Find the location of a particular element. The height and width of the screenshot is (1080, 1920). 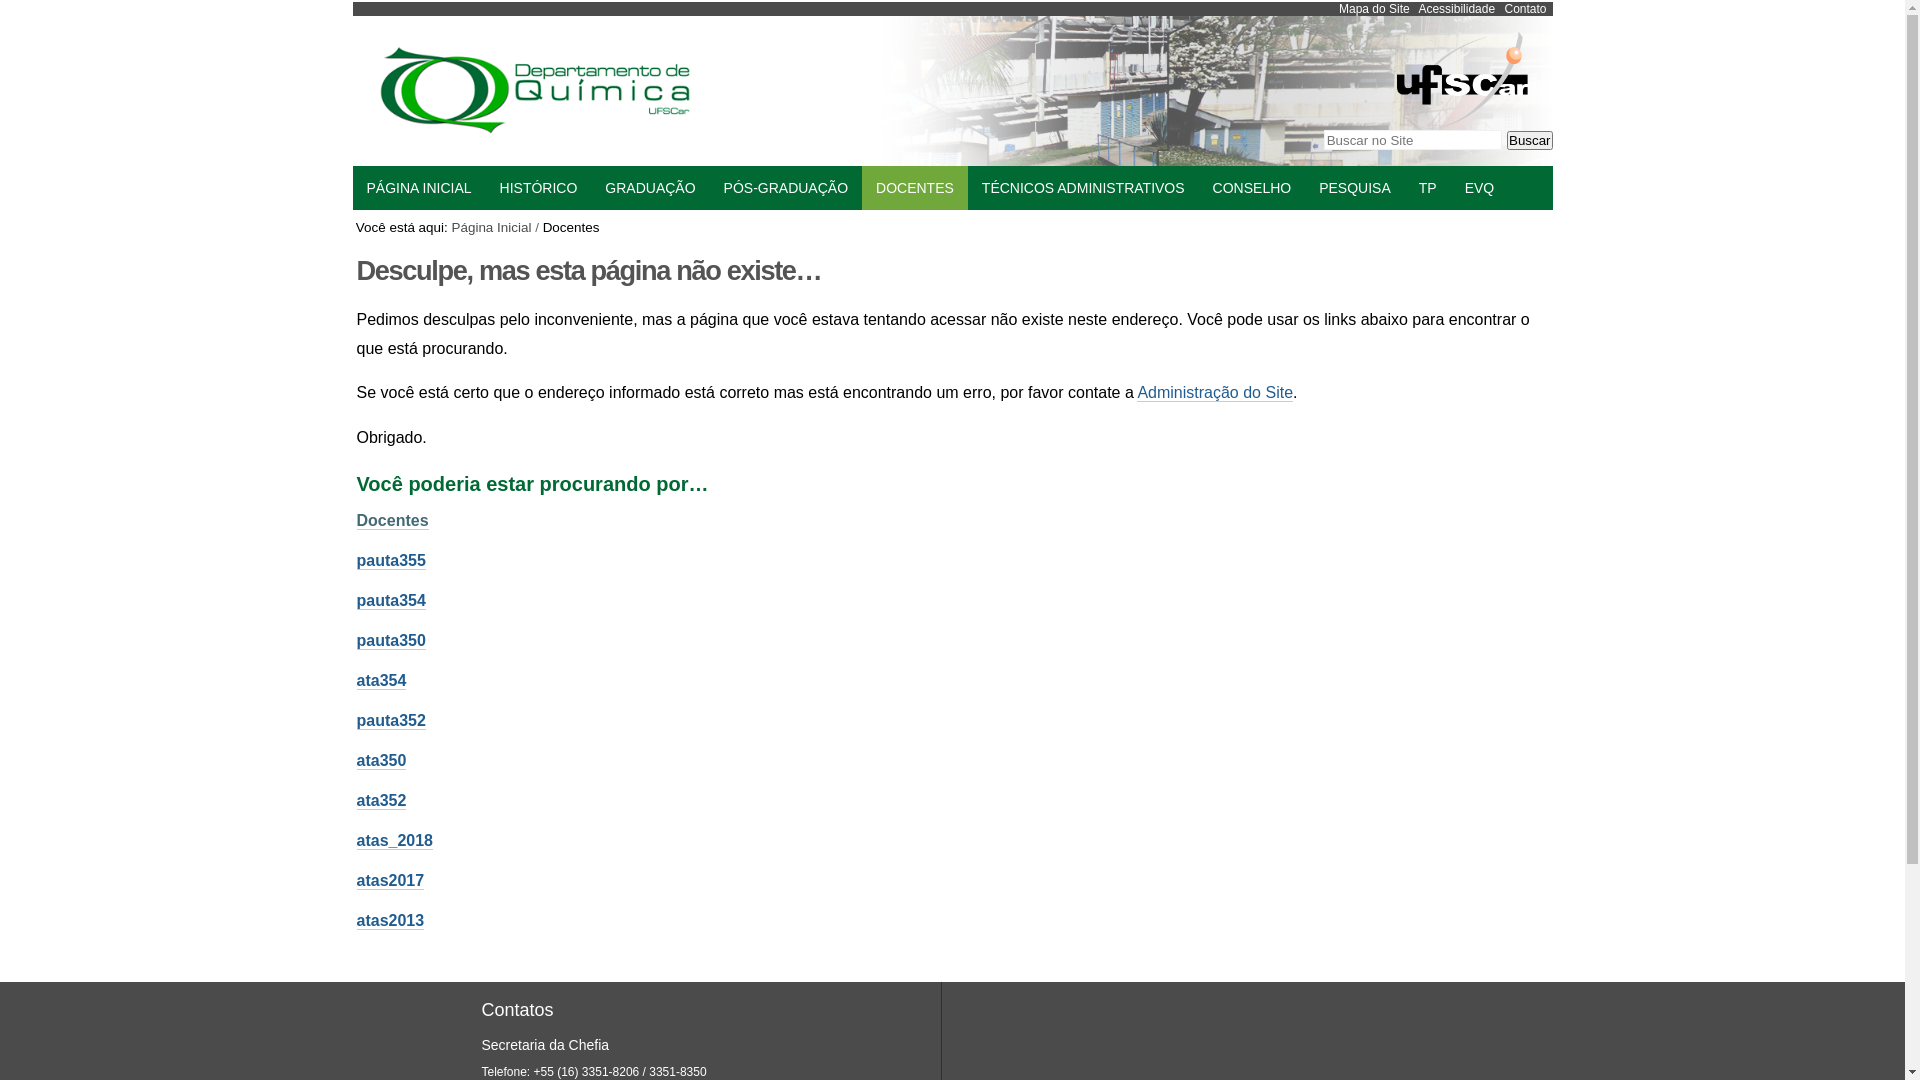

'Mapa do Site' is located at coordinates (1373, 8).